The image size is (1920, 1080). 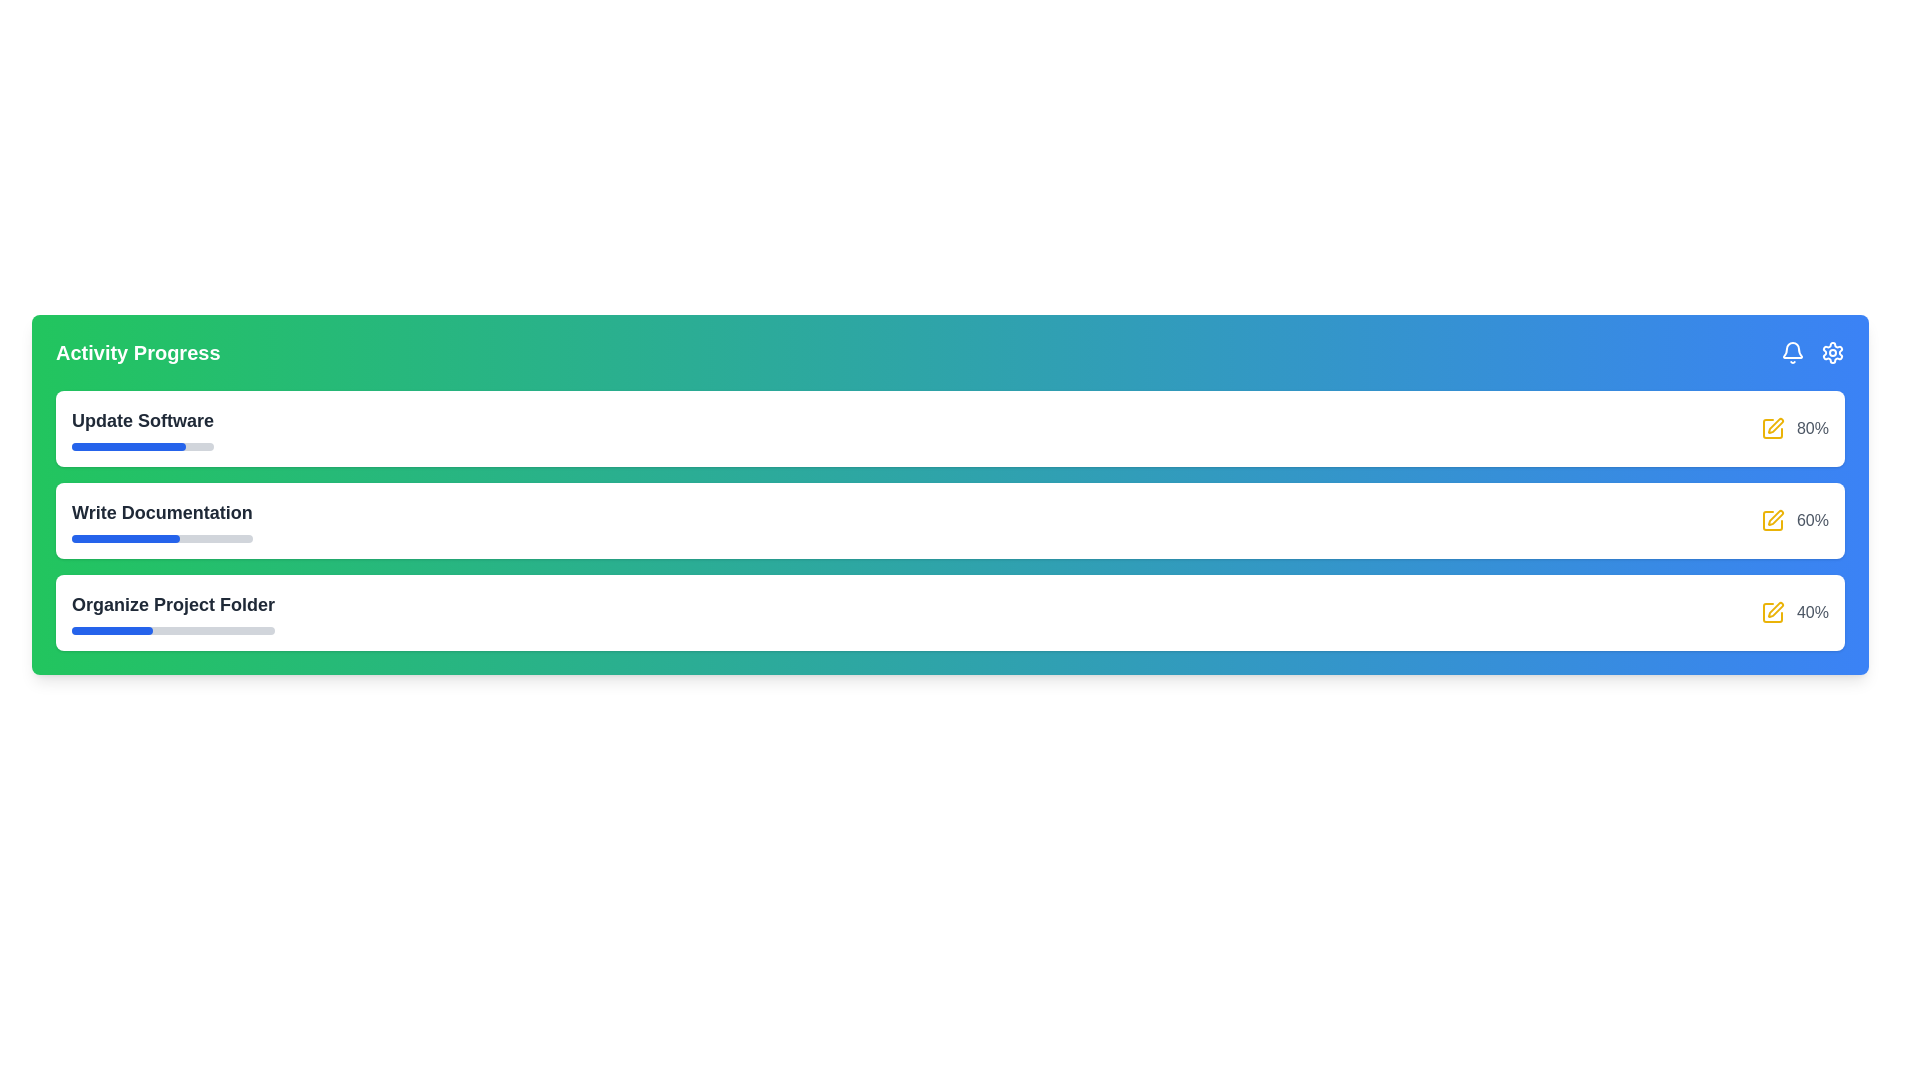 What do you see at coordinates (173, 604) in the screenshot?
I see `the bold text label displaying 'Organize Project Folder', which is the third item under the 'Activity Progress' section` at bounding box center [173, 604].